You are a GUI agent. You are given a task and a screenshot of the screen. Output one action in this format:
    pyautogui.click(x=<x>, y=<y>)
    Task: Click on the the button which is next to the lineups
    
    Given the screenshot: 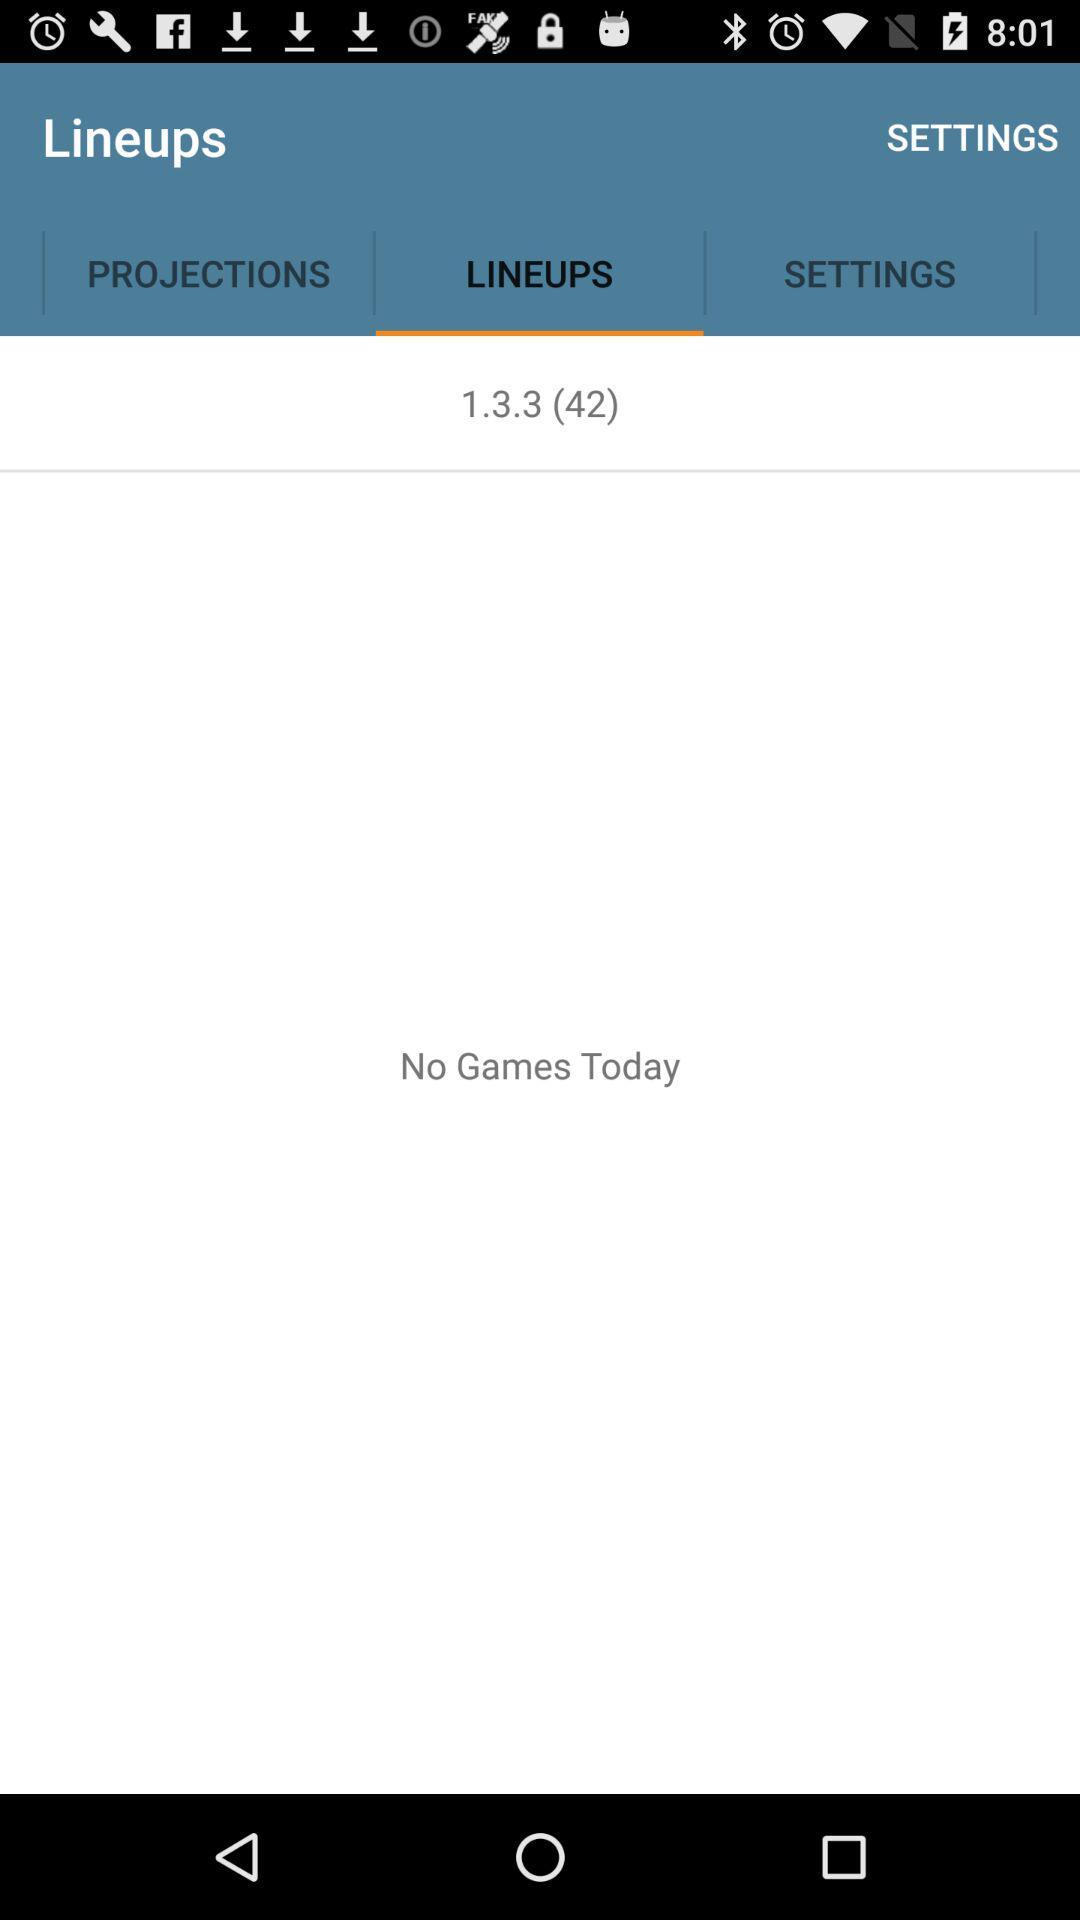 What is the action you would take?
    pyautogui.click(x=869, y=272)
    